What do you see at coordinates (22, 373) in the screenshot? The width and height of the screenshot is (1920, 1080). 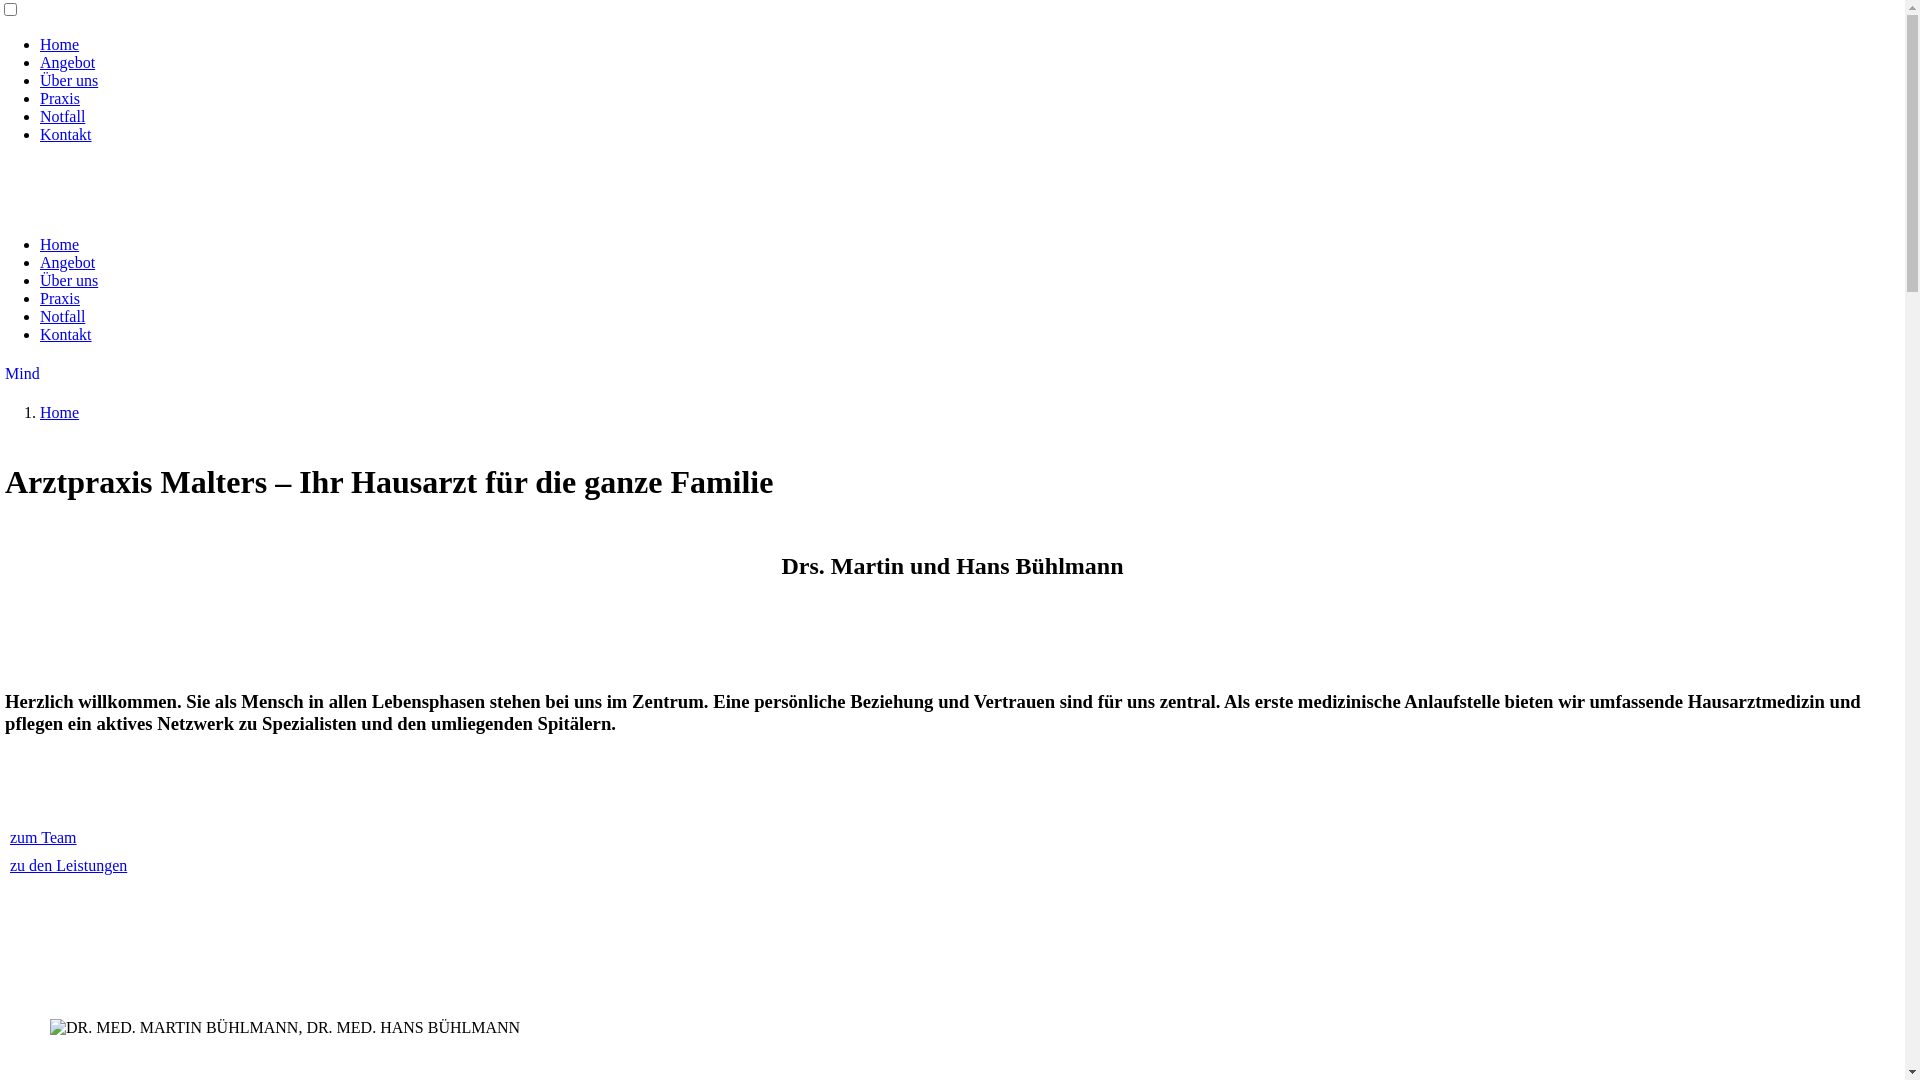 I see `'Mind'` at bounding box center [22, 373].